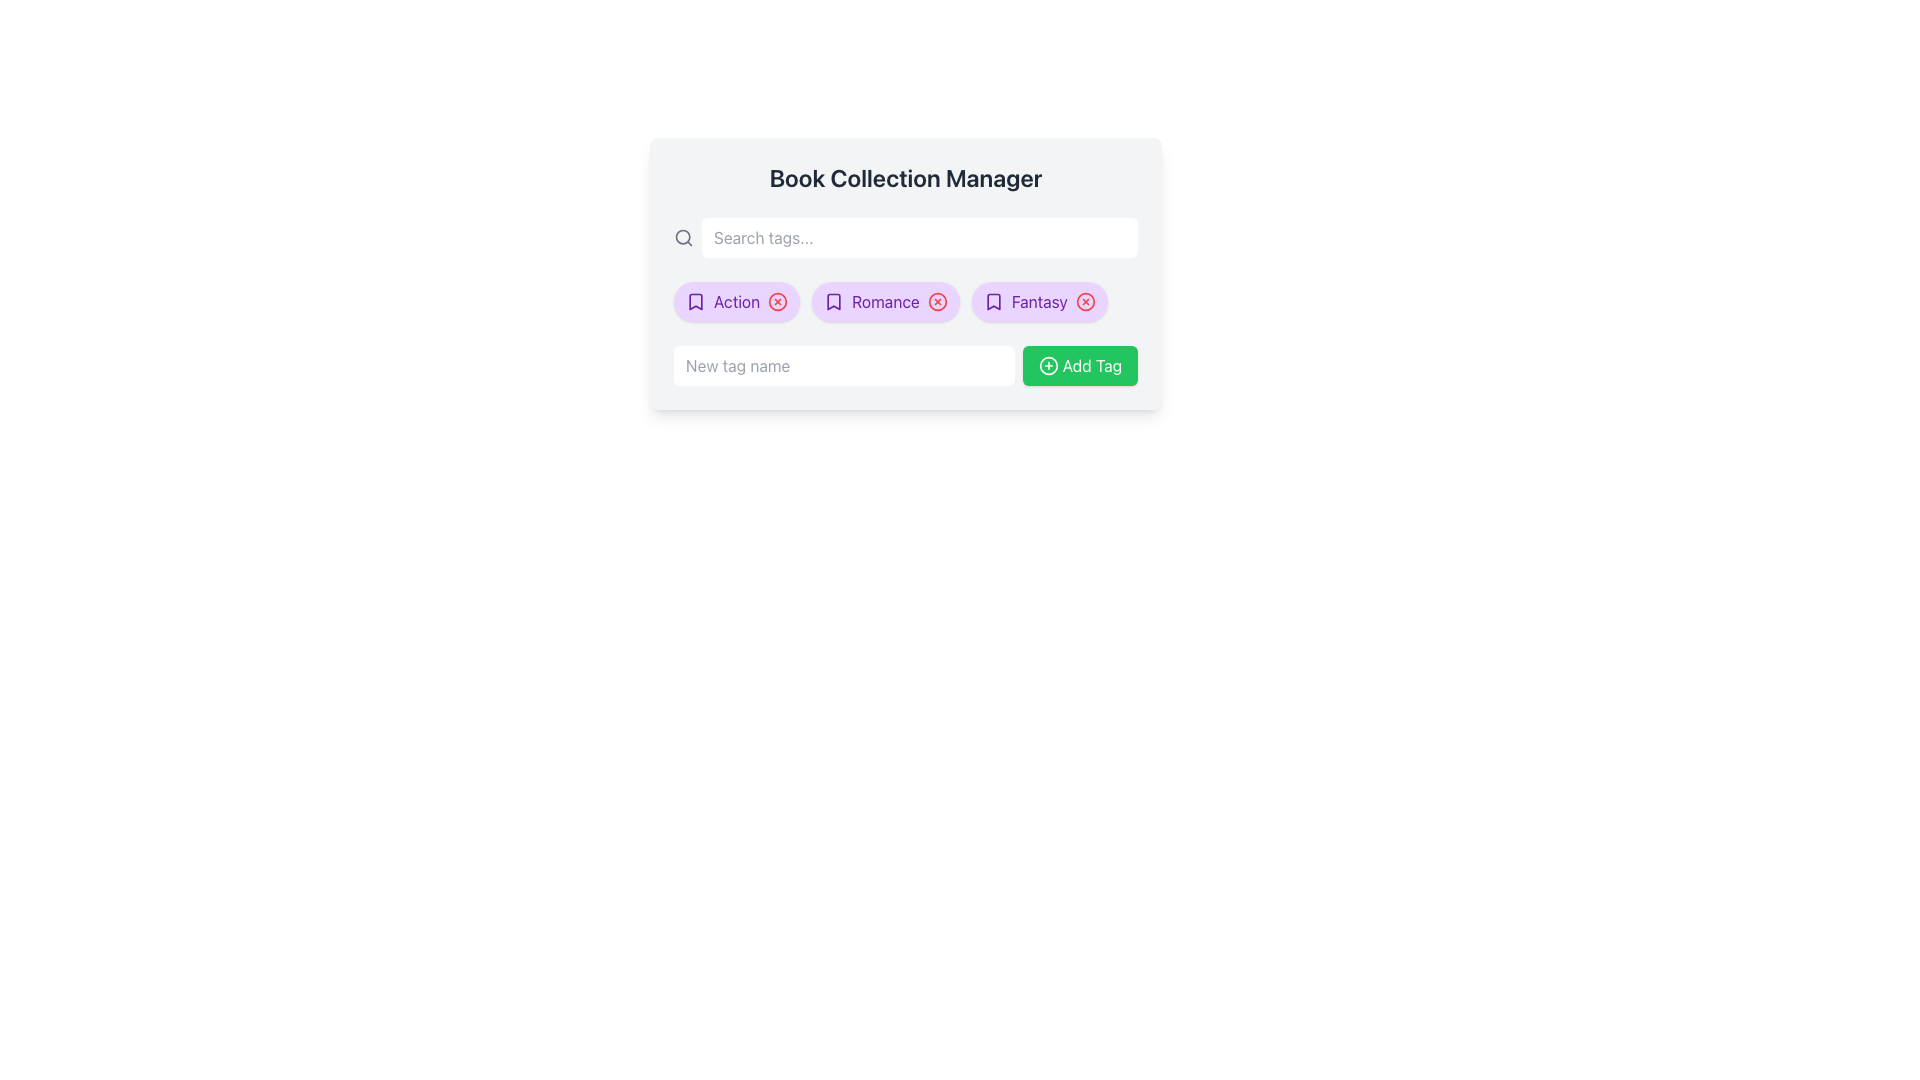  What do you see at coordinates (683, 236) in the screenshot?
I see `the SVG Circle icon that represents the search function, which is positioned to the left of the 'Search tags...' input field` at bounding box center [683, 236].